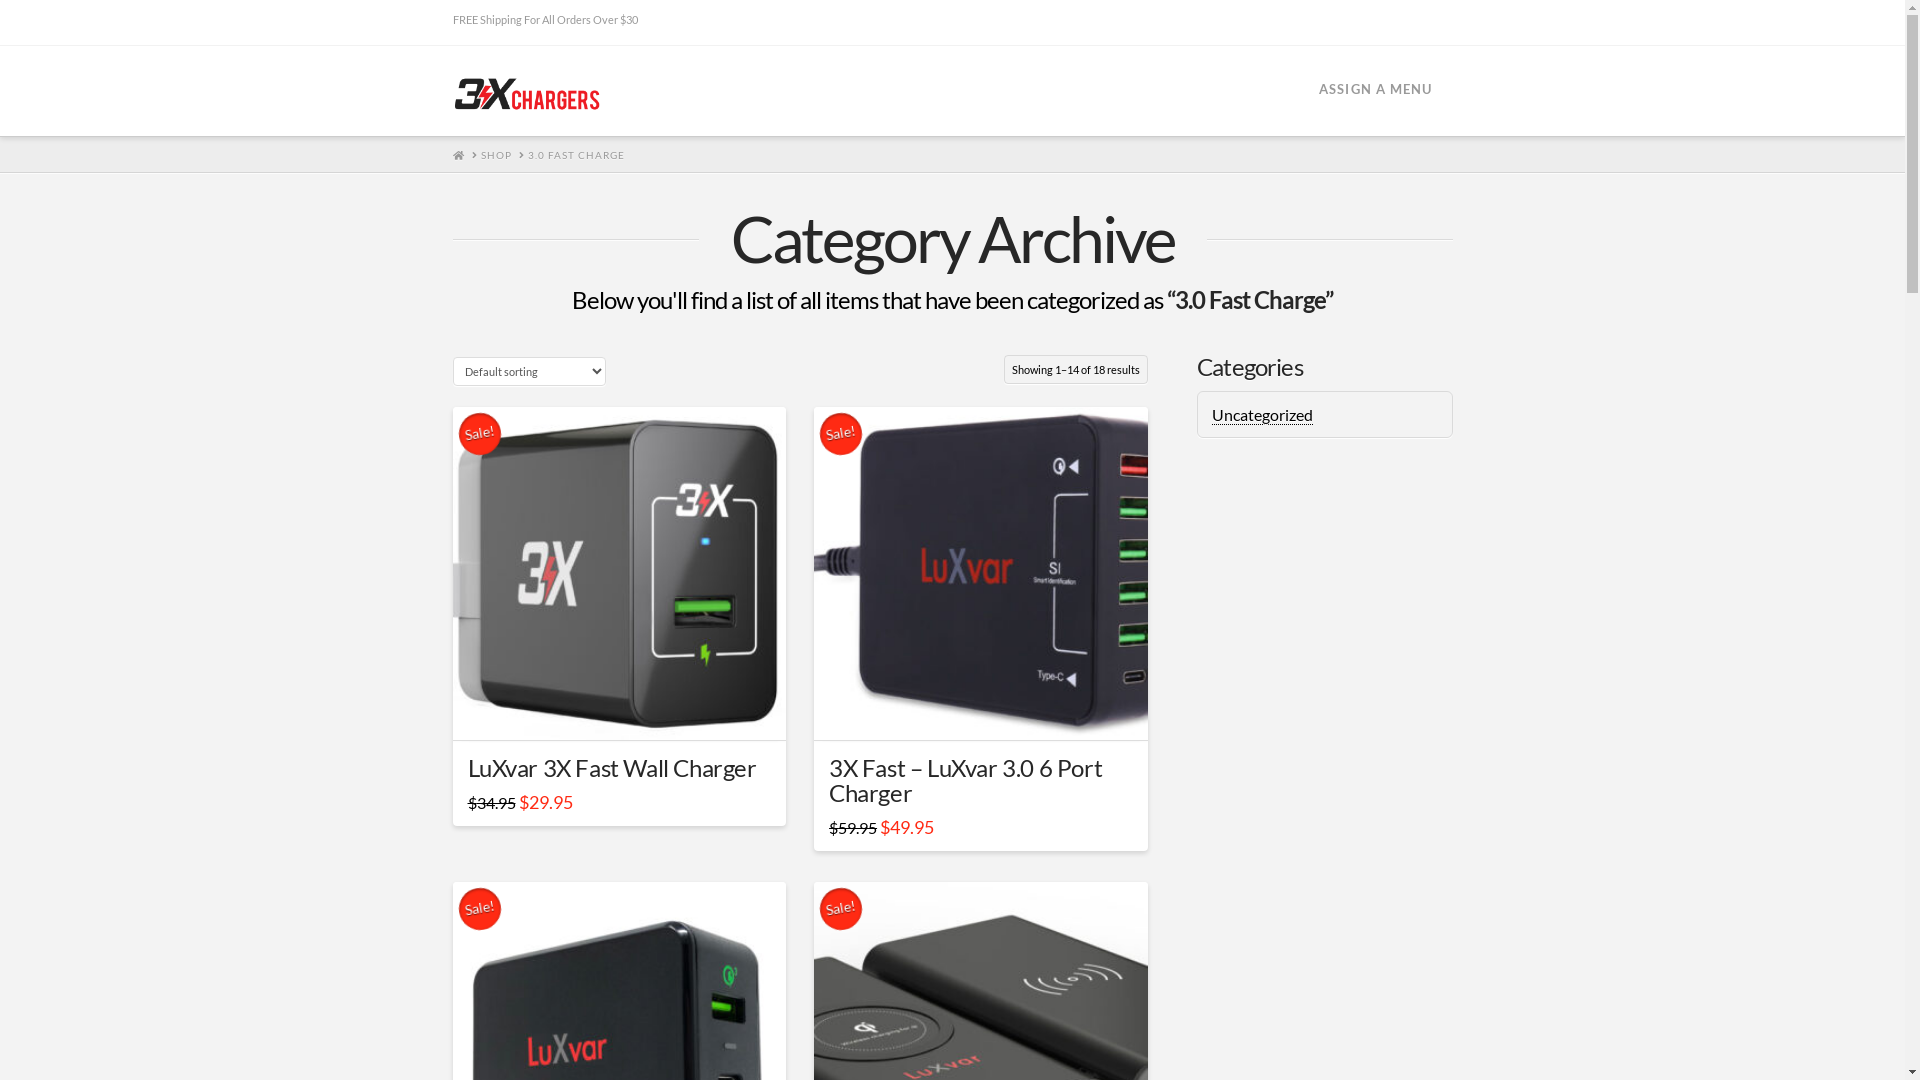  Describe the element at coordinates (575, 153) in the screenshot. I see `'3.0 FAST CHARGE'` at that location.